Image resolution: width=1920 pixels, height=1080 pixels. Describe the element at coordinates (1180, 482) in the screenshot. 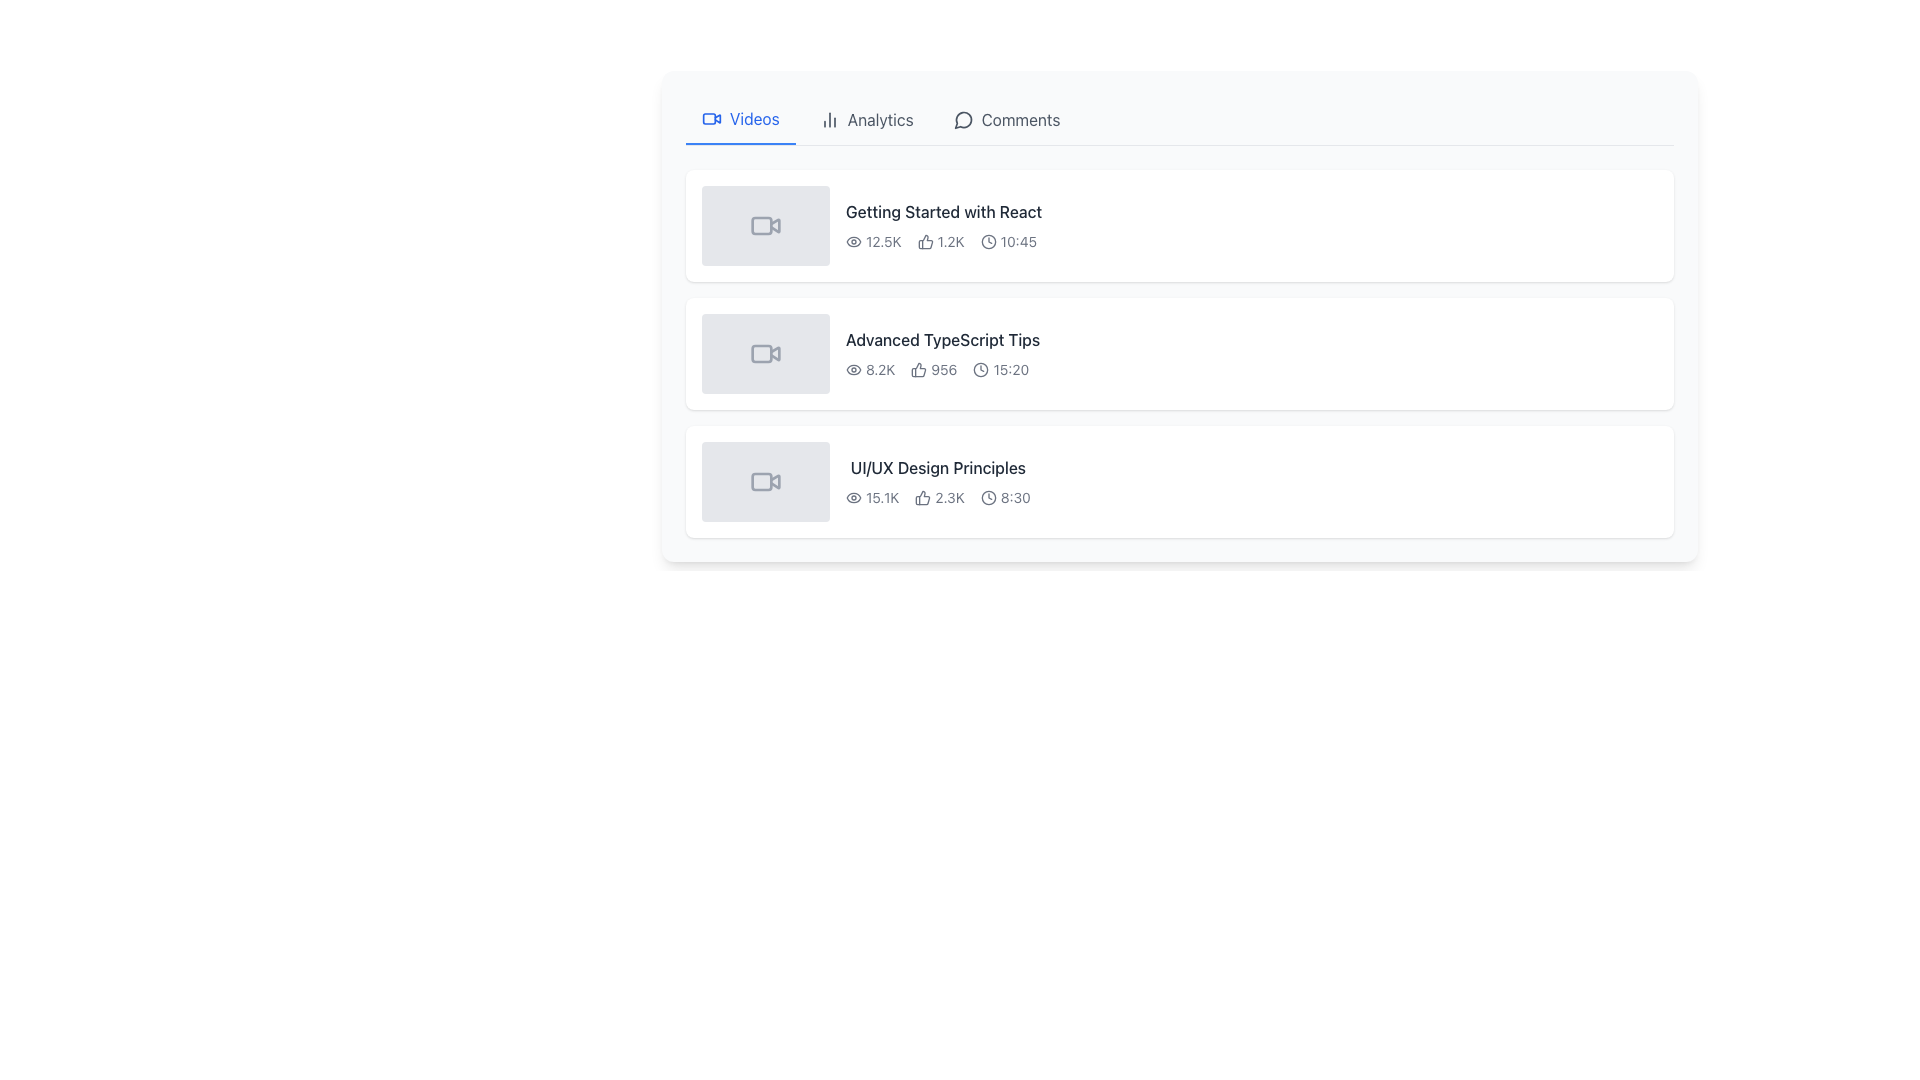

I see `the third list entry featuring the title 'UI/UX Design Principles', which includes a thumbnail and textual details such as view count '15.1K', likes '2.3K', and duration '8:30'` at that location.